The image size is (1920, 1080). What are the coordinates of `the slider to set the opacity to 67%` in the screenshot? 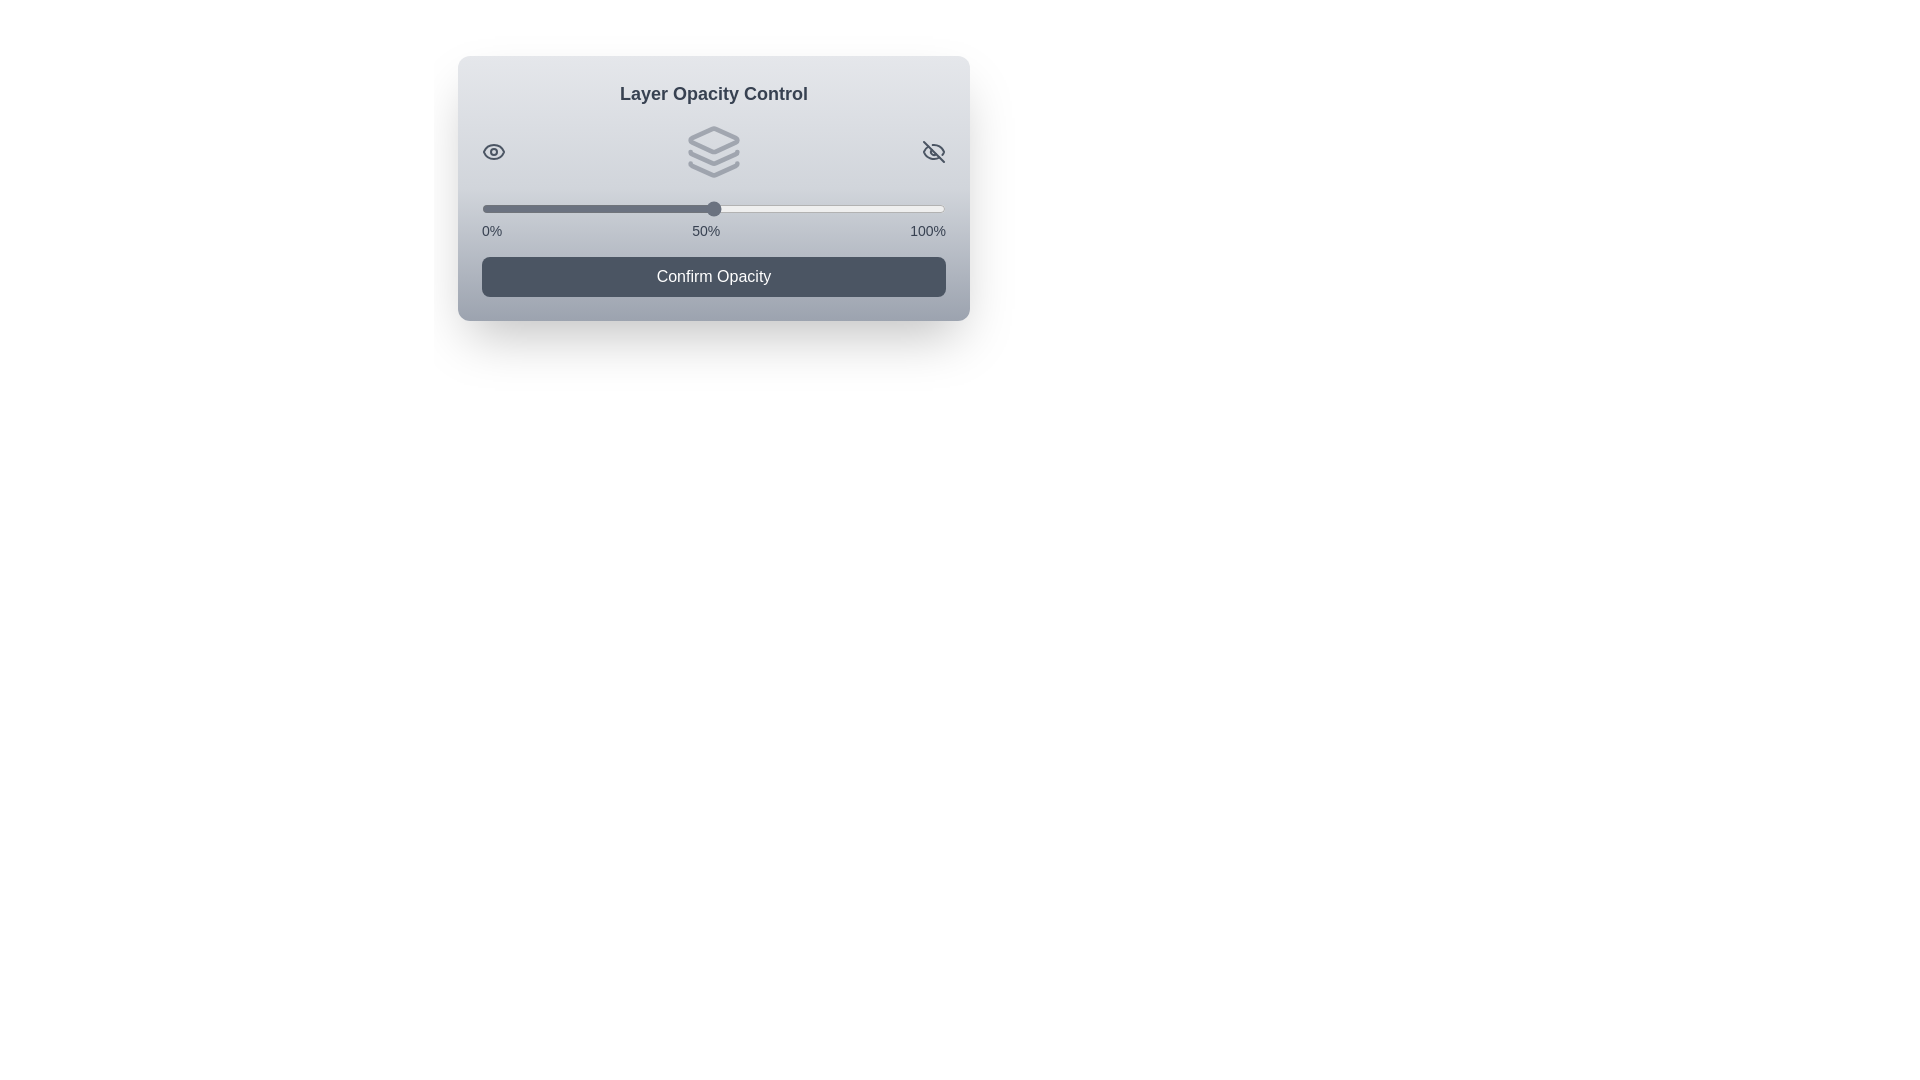 It's located at (791, 208).